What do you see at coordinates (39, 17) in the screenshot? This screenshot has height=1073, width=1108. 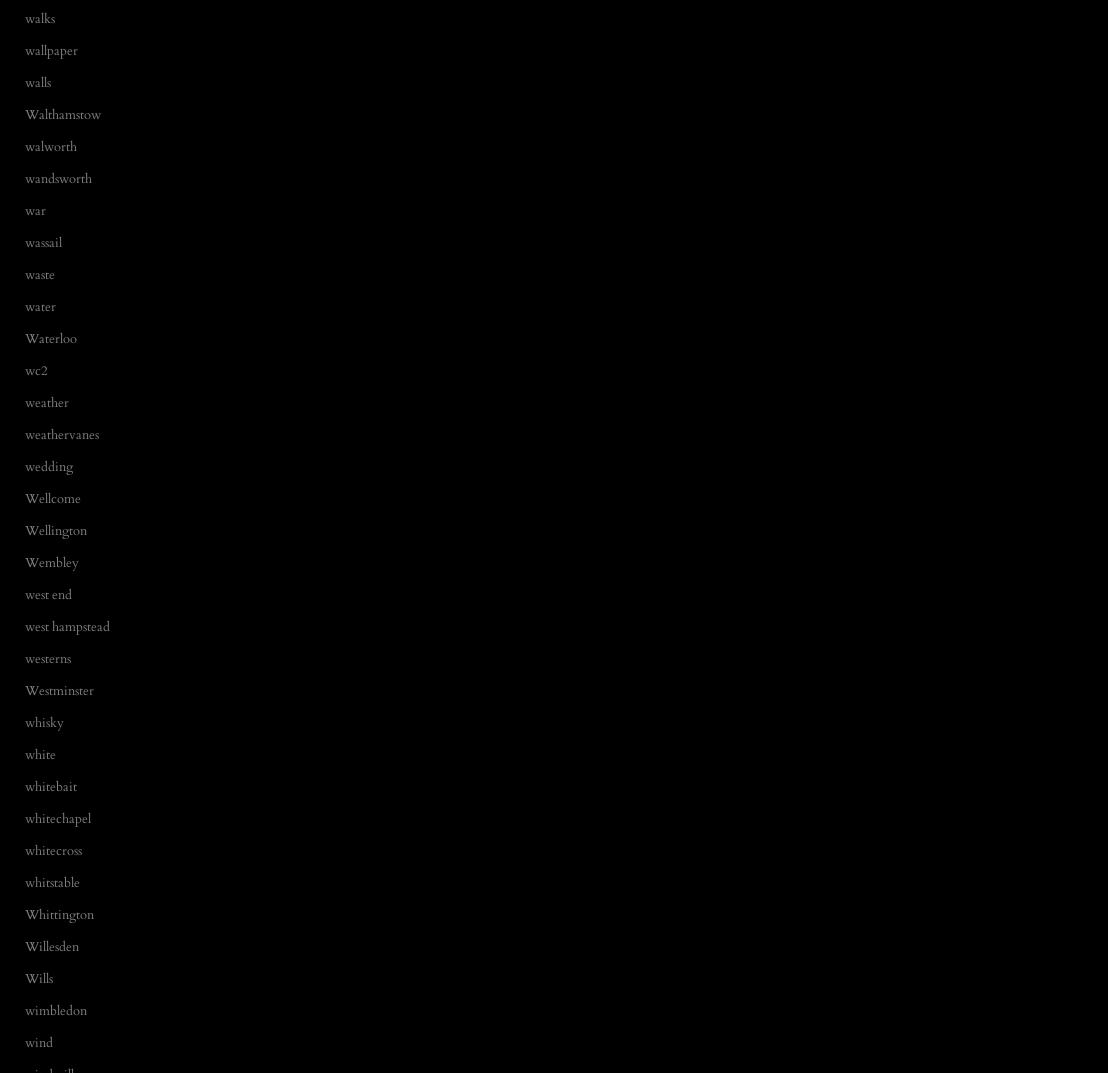 I see `'walks'` at bounding box center [39, 17].